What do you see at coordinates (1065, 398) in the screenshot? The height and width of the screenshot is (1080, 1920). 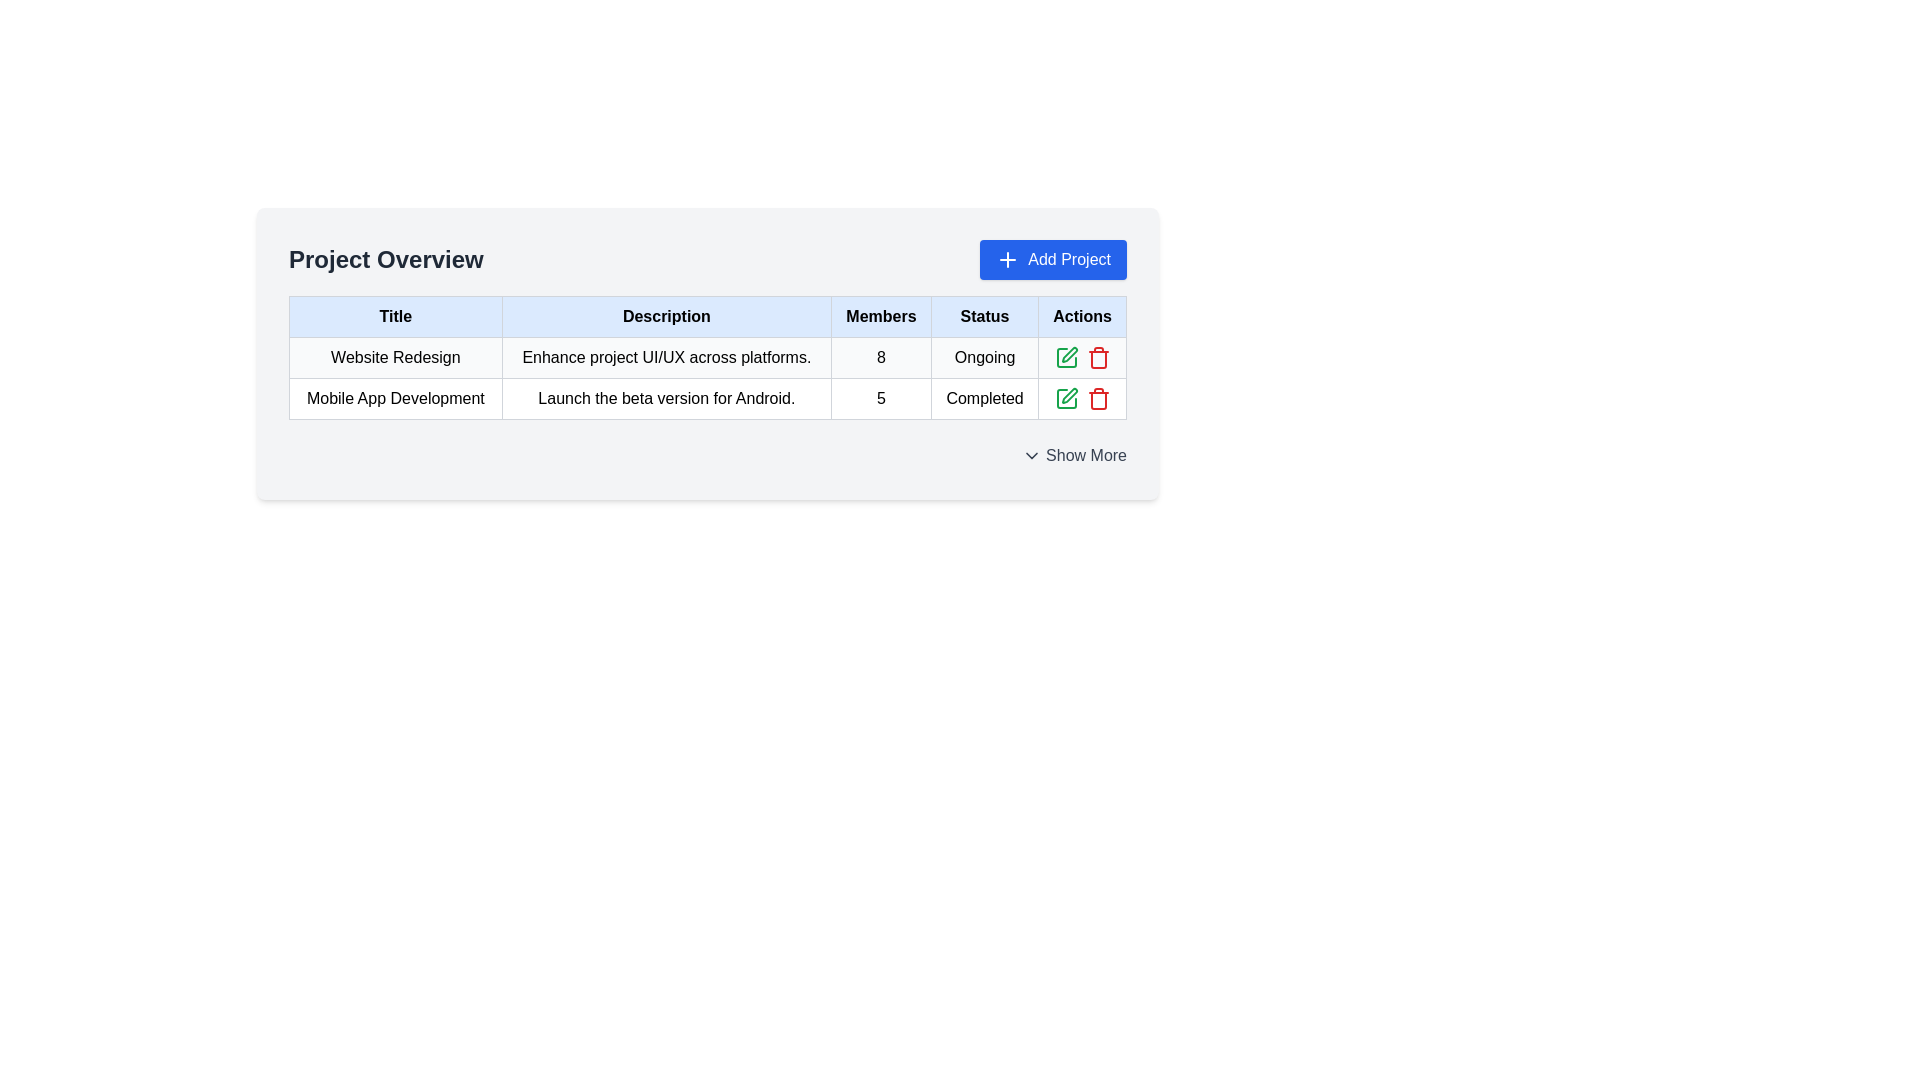 I see `the hollow square icon representing the edit action in the 'Actions' column of the 'Project Overview' table, positioned next to the pencil graphic in the 'Mobile App Development' row` at bounding box center [1065, 398].